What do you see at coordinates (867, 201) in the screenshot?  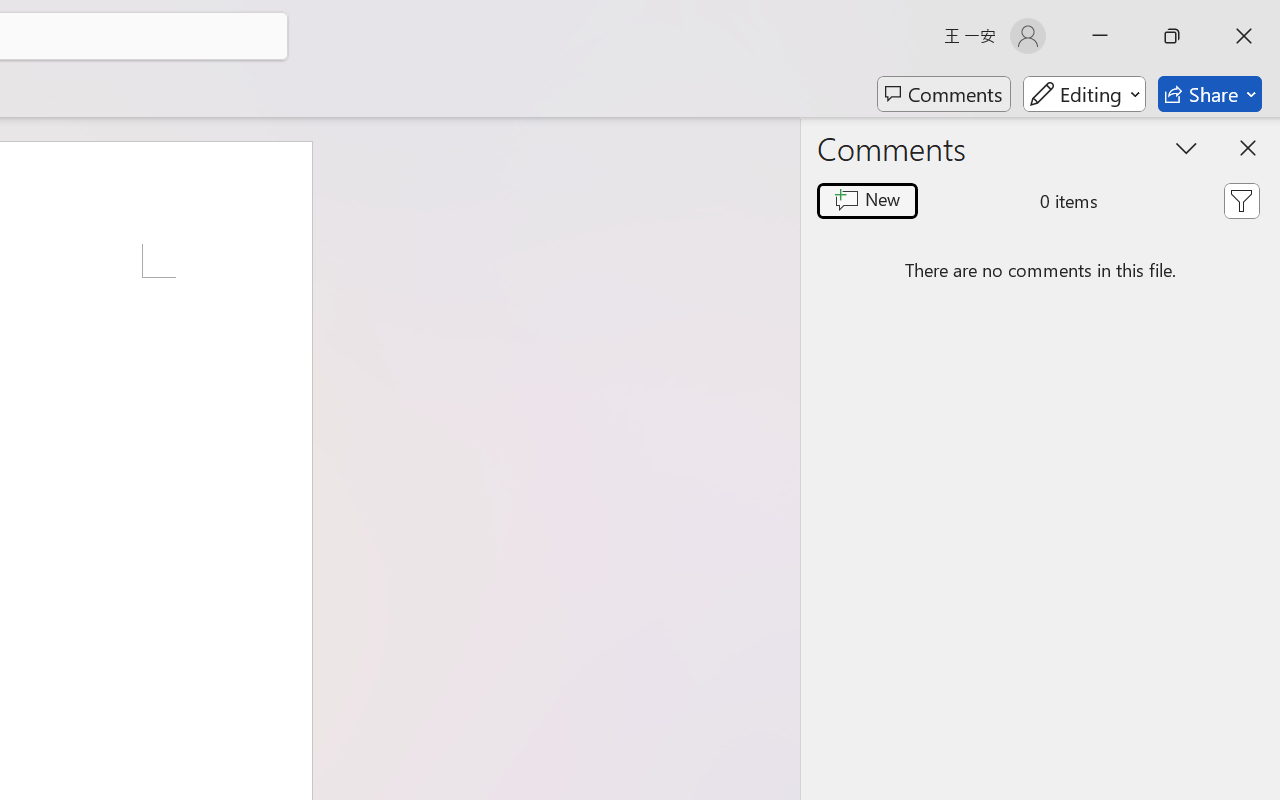 I see `'New comment'` at bounding box center [867, 201].